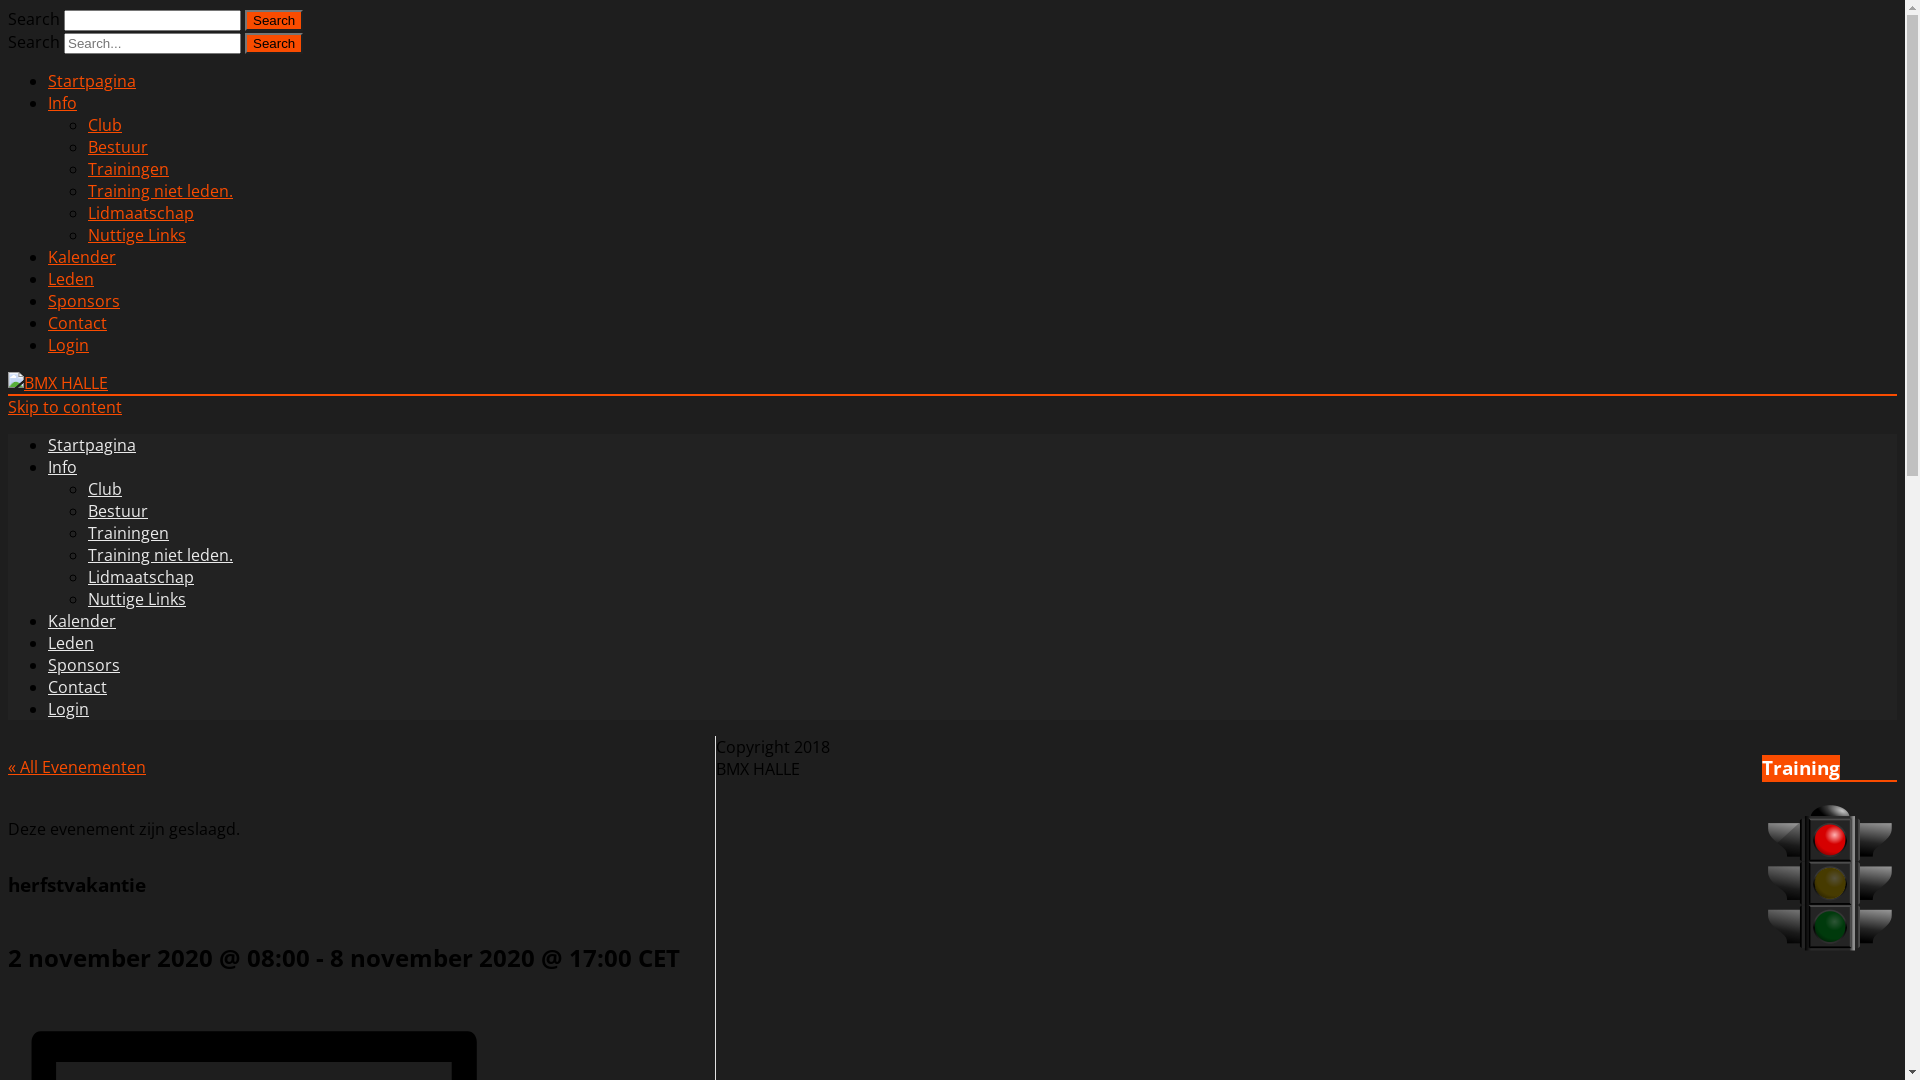 This screenshot has width=1920, height=1080. What do you see at coordinates (68, 708) in the screenshot?
I see `'Login'` at bounding box center [68, 708].